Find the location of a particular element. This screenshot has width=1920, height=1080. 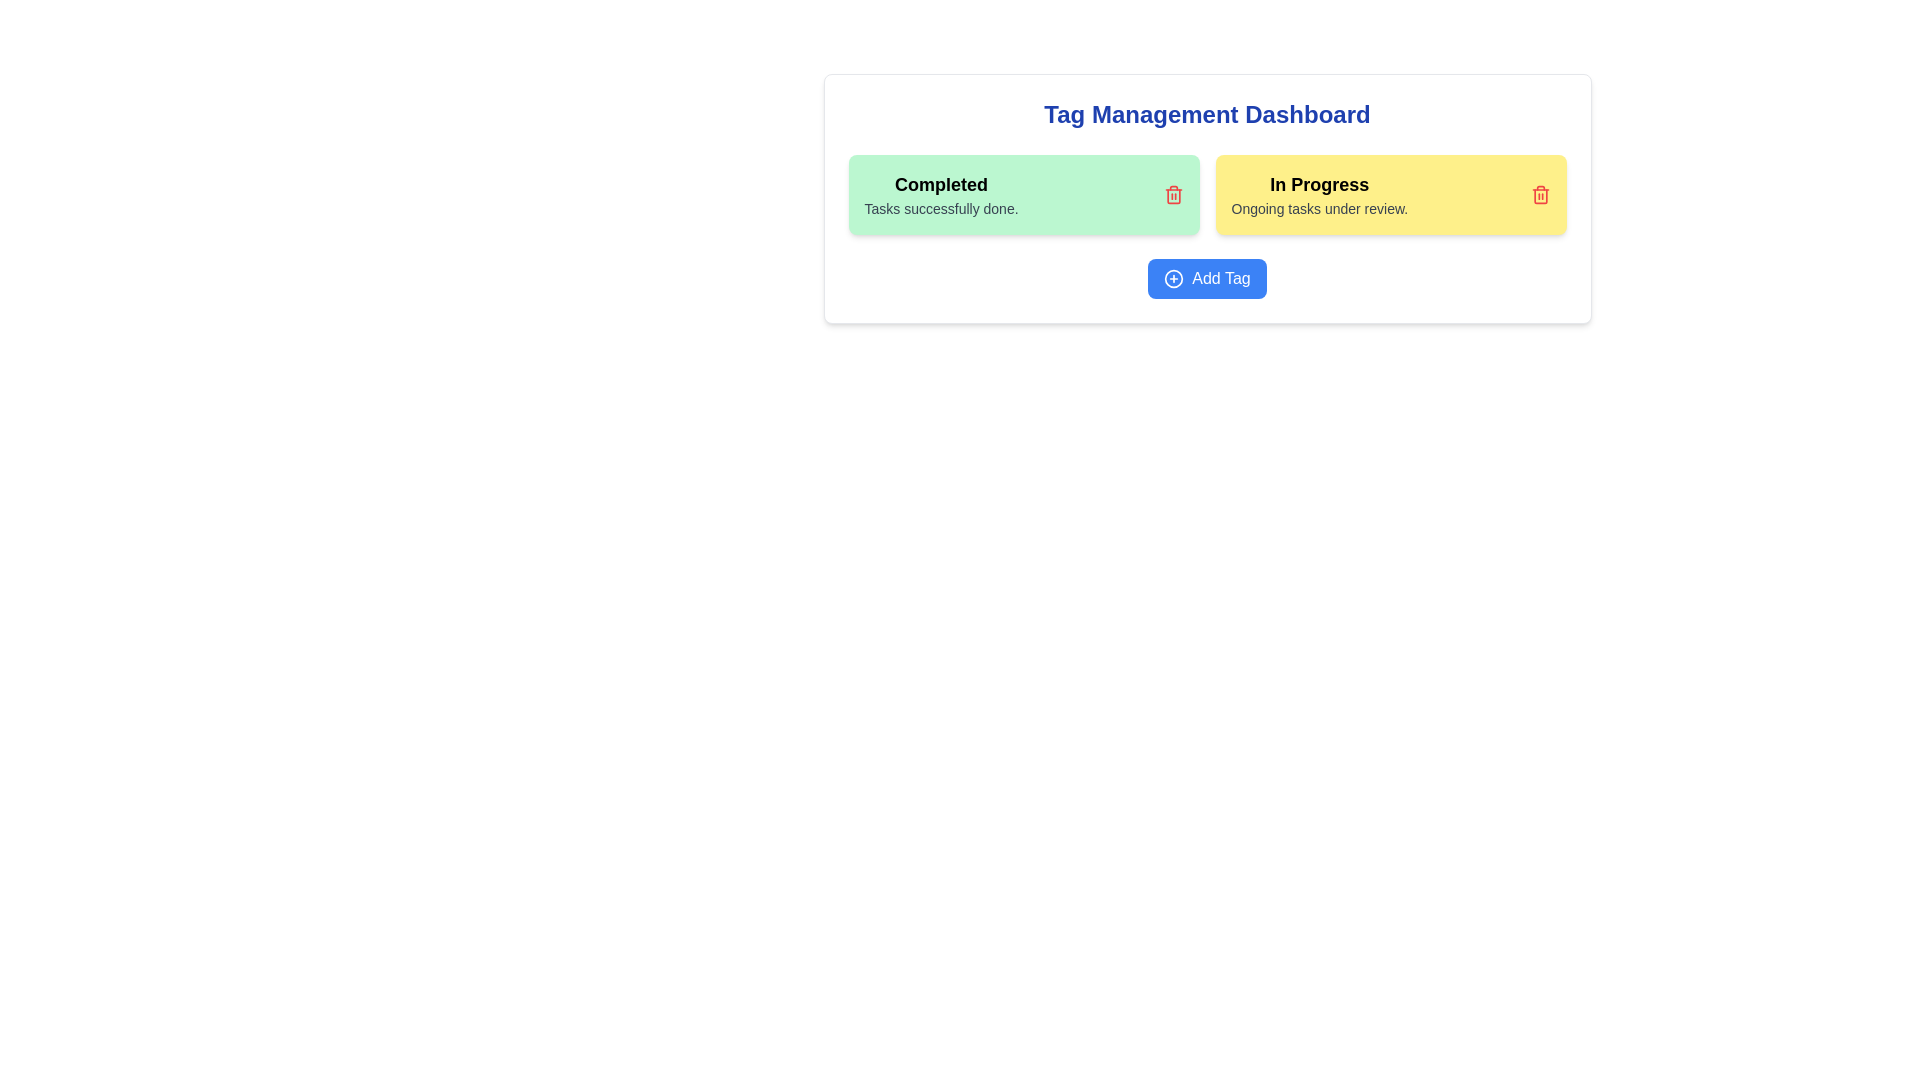

the text label indicating the status of tasks in the 'Completed' category, which is located below the 'Completed' text within a light green card in the 'Tag Management Dashboard' is located at coordinates (940, 208).